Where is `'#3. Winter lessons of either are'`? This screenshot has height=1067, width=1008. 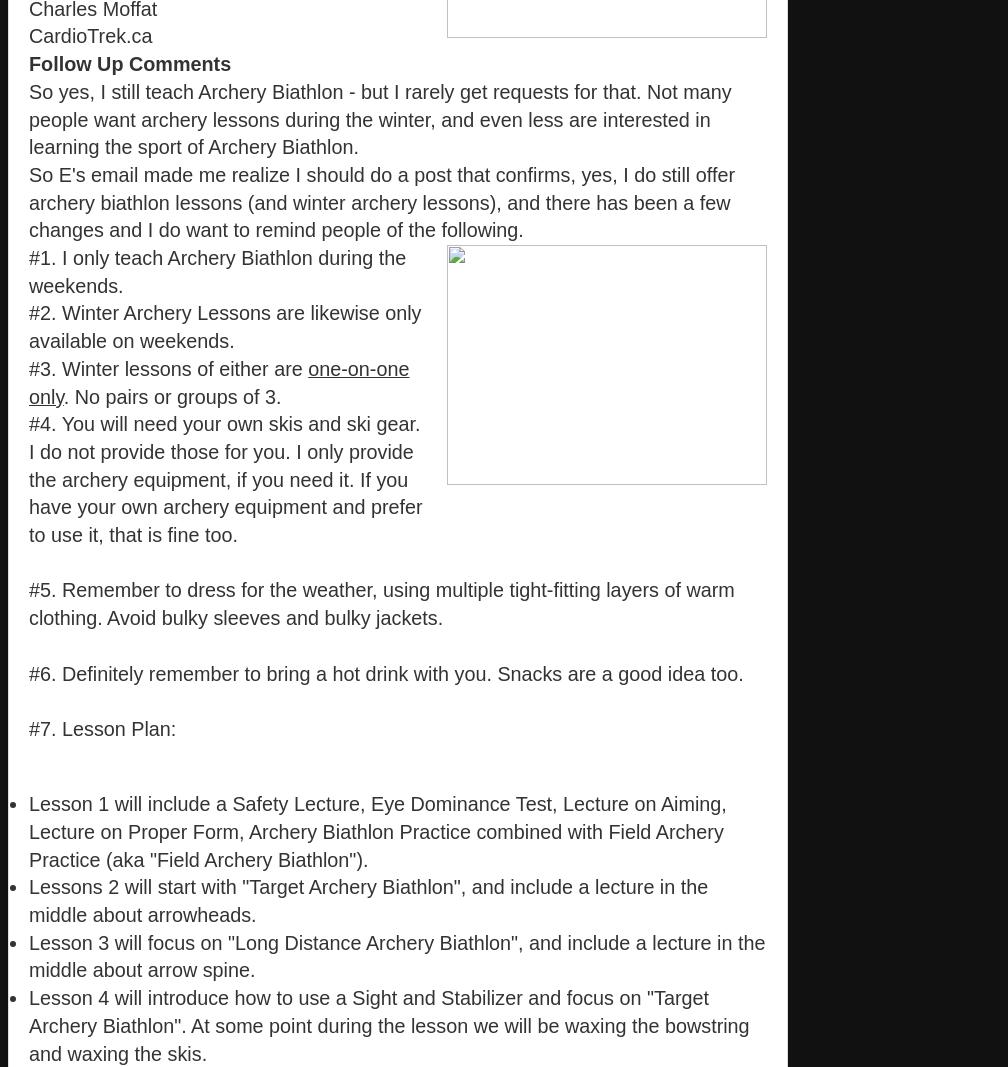
'#3. Winter lessons of either are' is located at coordinates (168, 367).